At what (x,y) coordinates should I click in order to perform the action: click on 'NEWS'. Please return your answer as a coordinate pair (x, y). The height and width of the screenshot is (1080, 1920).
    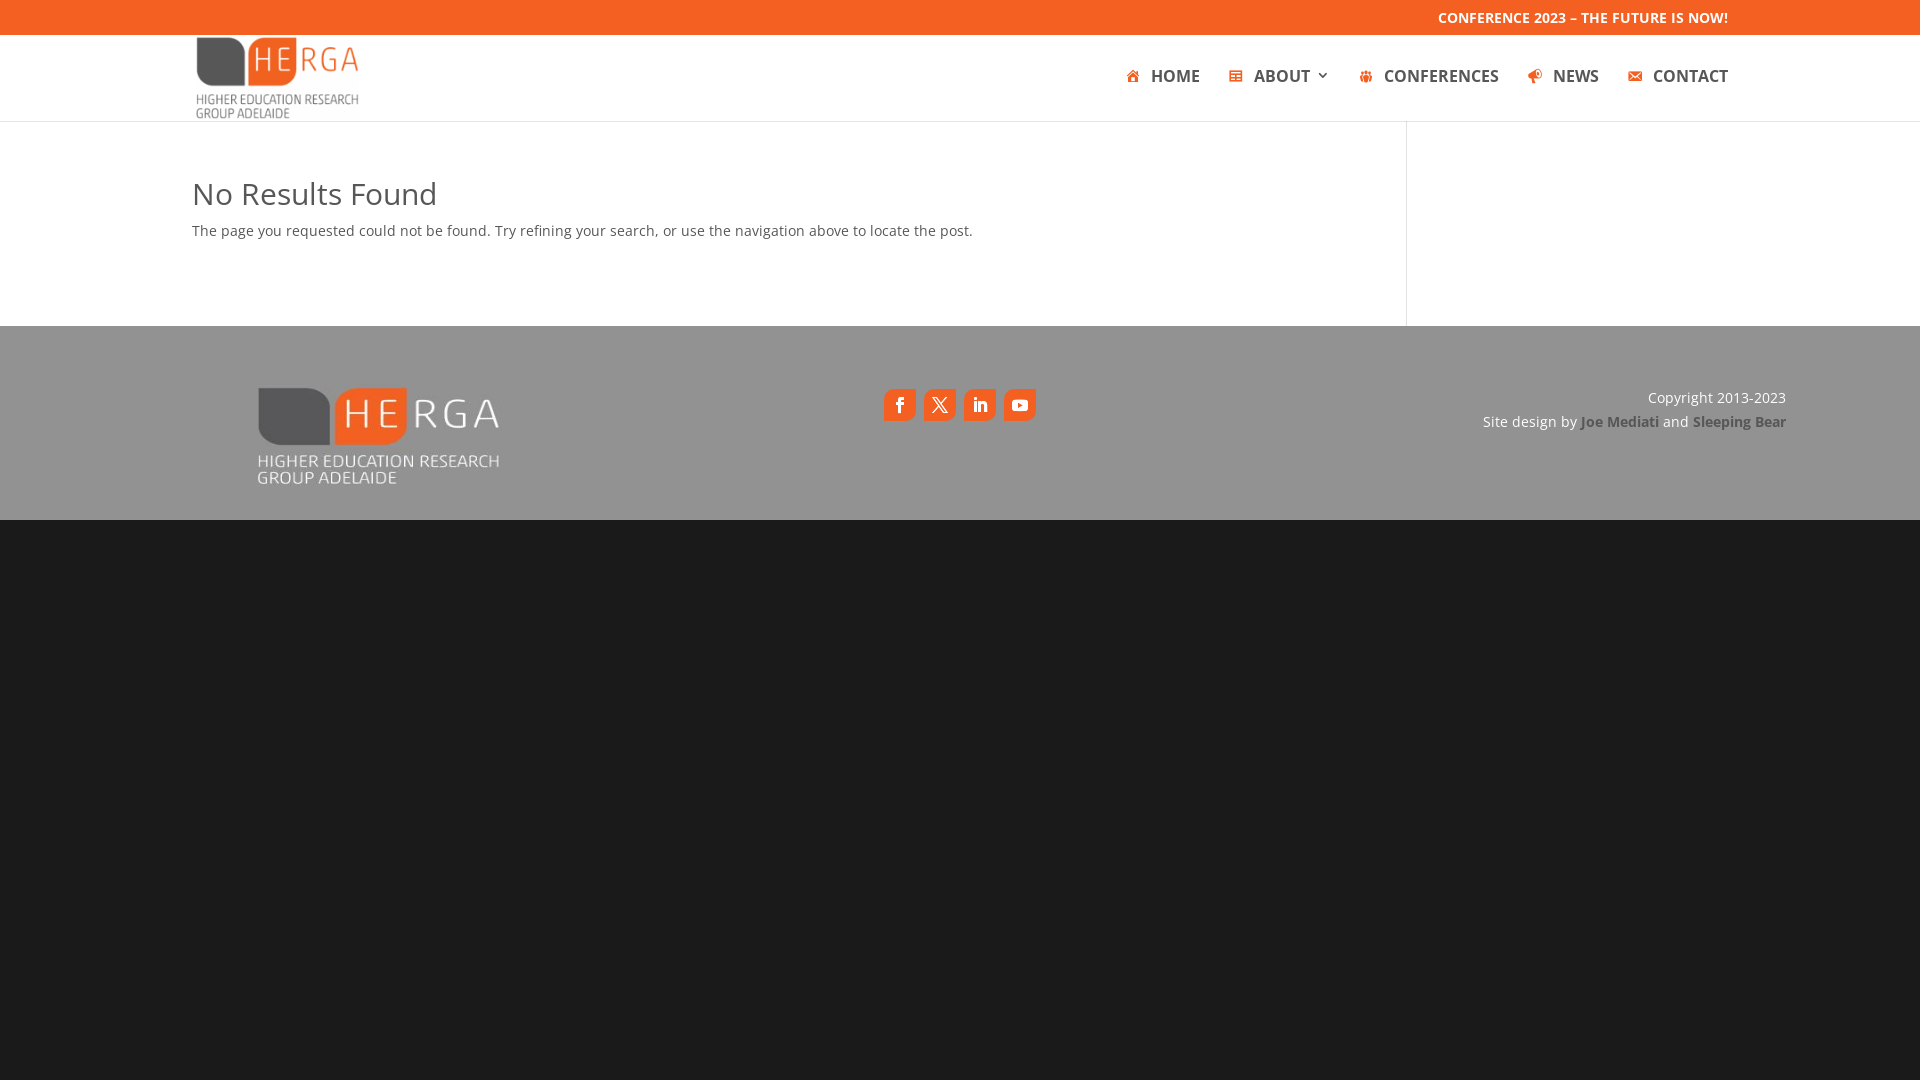
    Looking at the image, I should click on (1560, 94).